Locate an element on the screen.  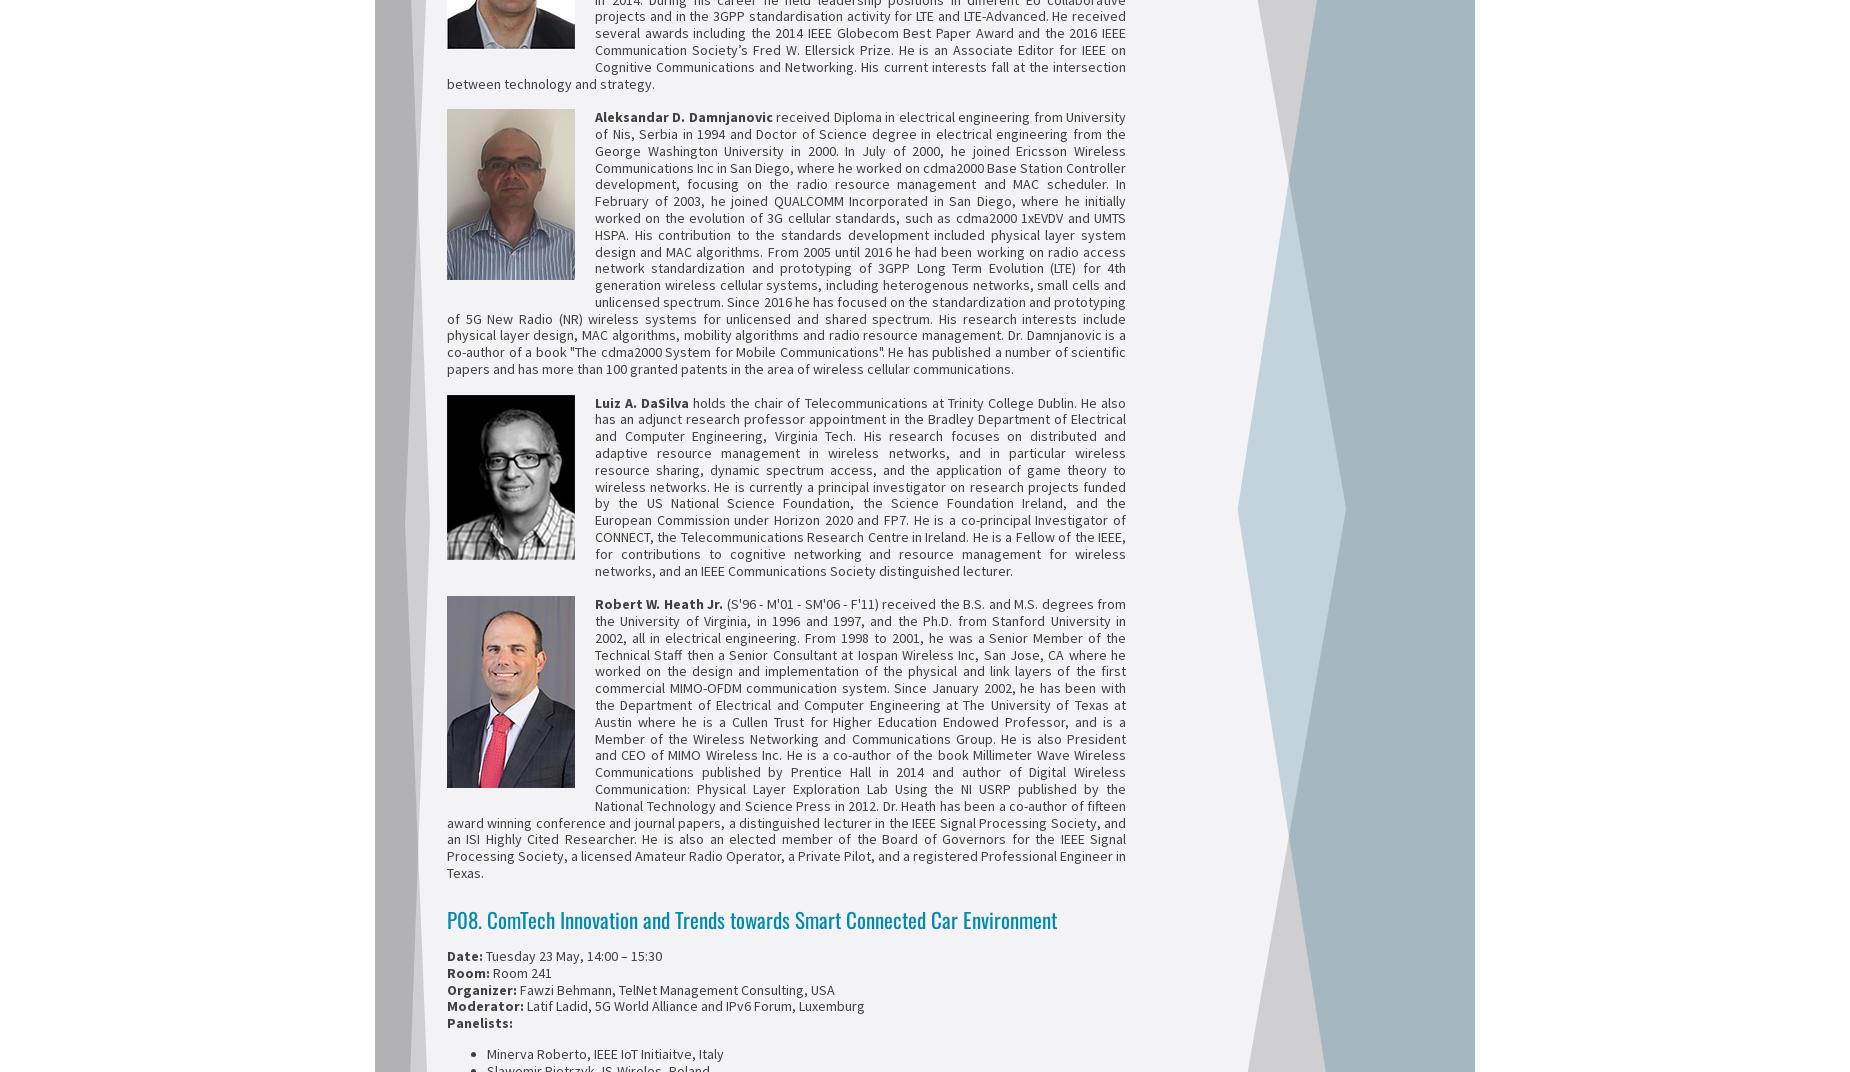
'Minerva Roberto, IEEE IoT Initiaitve, Italy' is located at coordinates (605, 1053).